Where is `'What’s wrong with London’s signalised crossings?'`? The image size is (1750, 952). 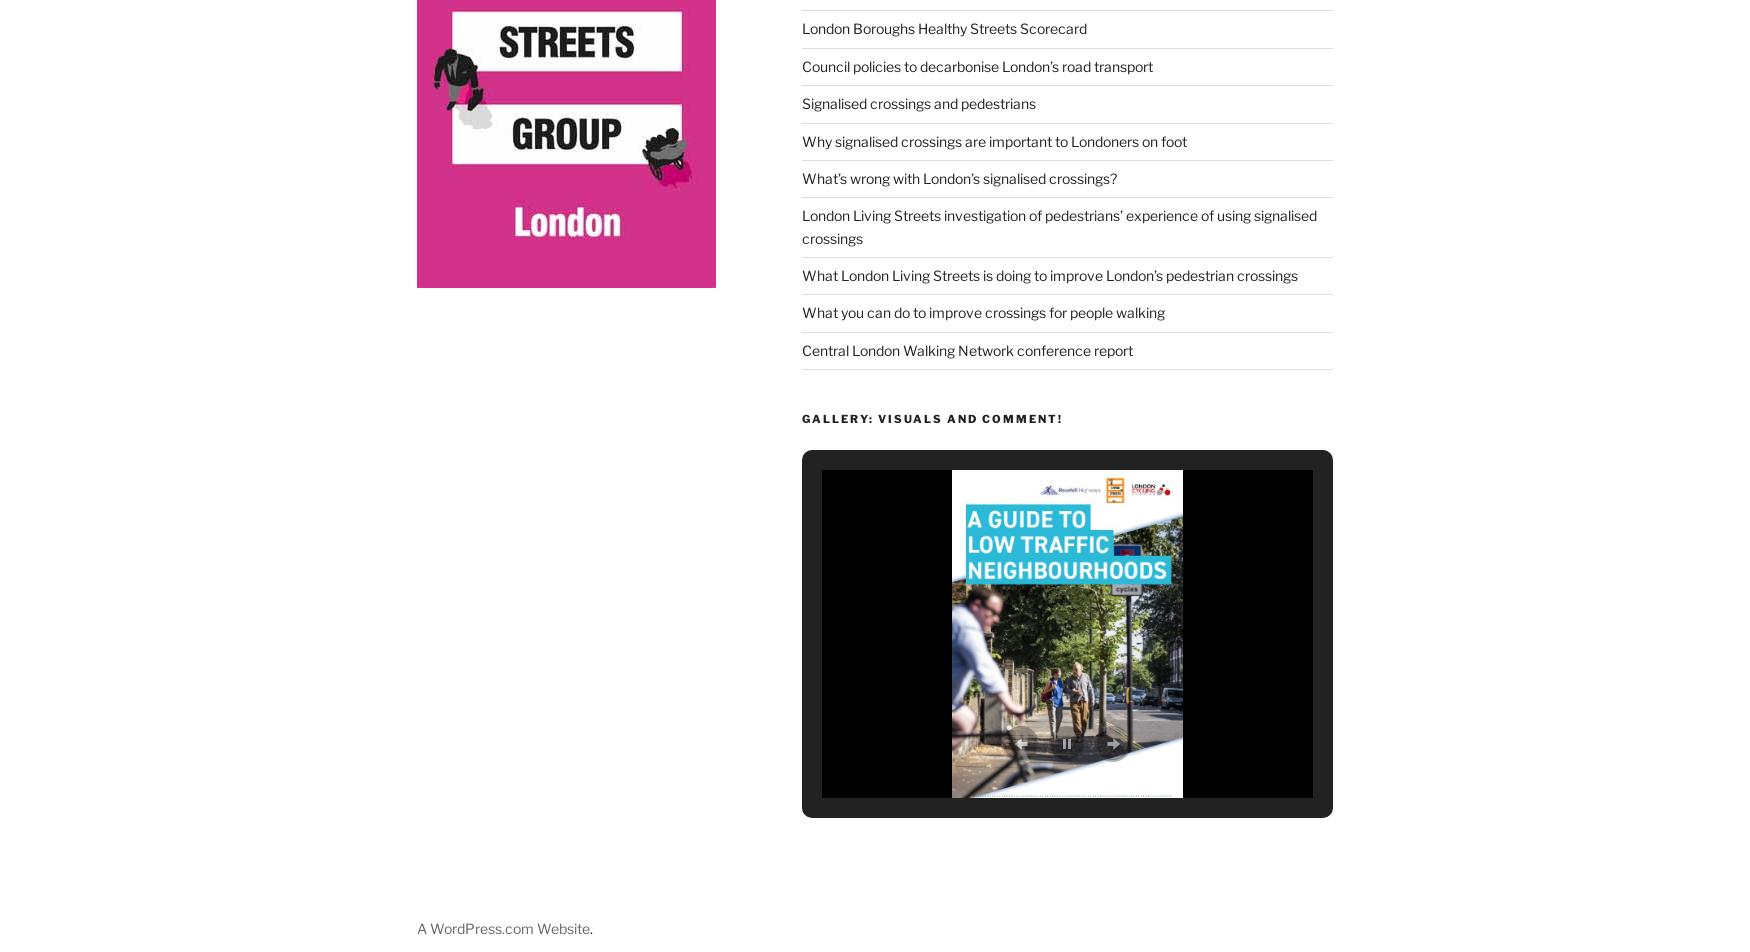 'What’s wrong with London’s signalised crossings?' is located at coordinates (958, 172).